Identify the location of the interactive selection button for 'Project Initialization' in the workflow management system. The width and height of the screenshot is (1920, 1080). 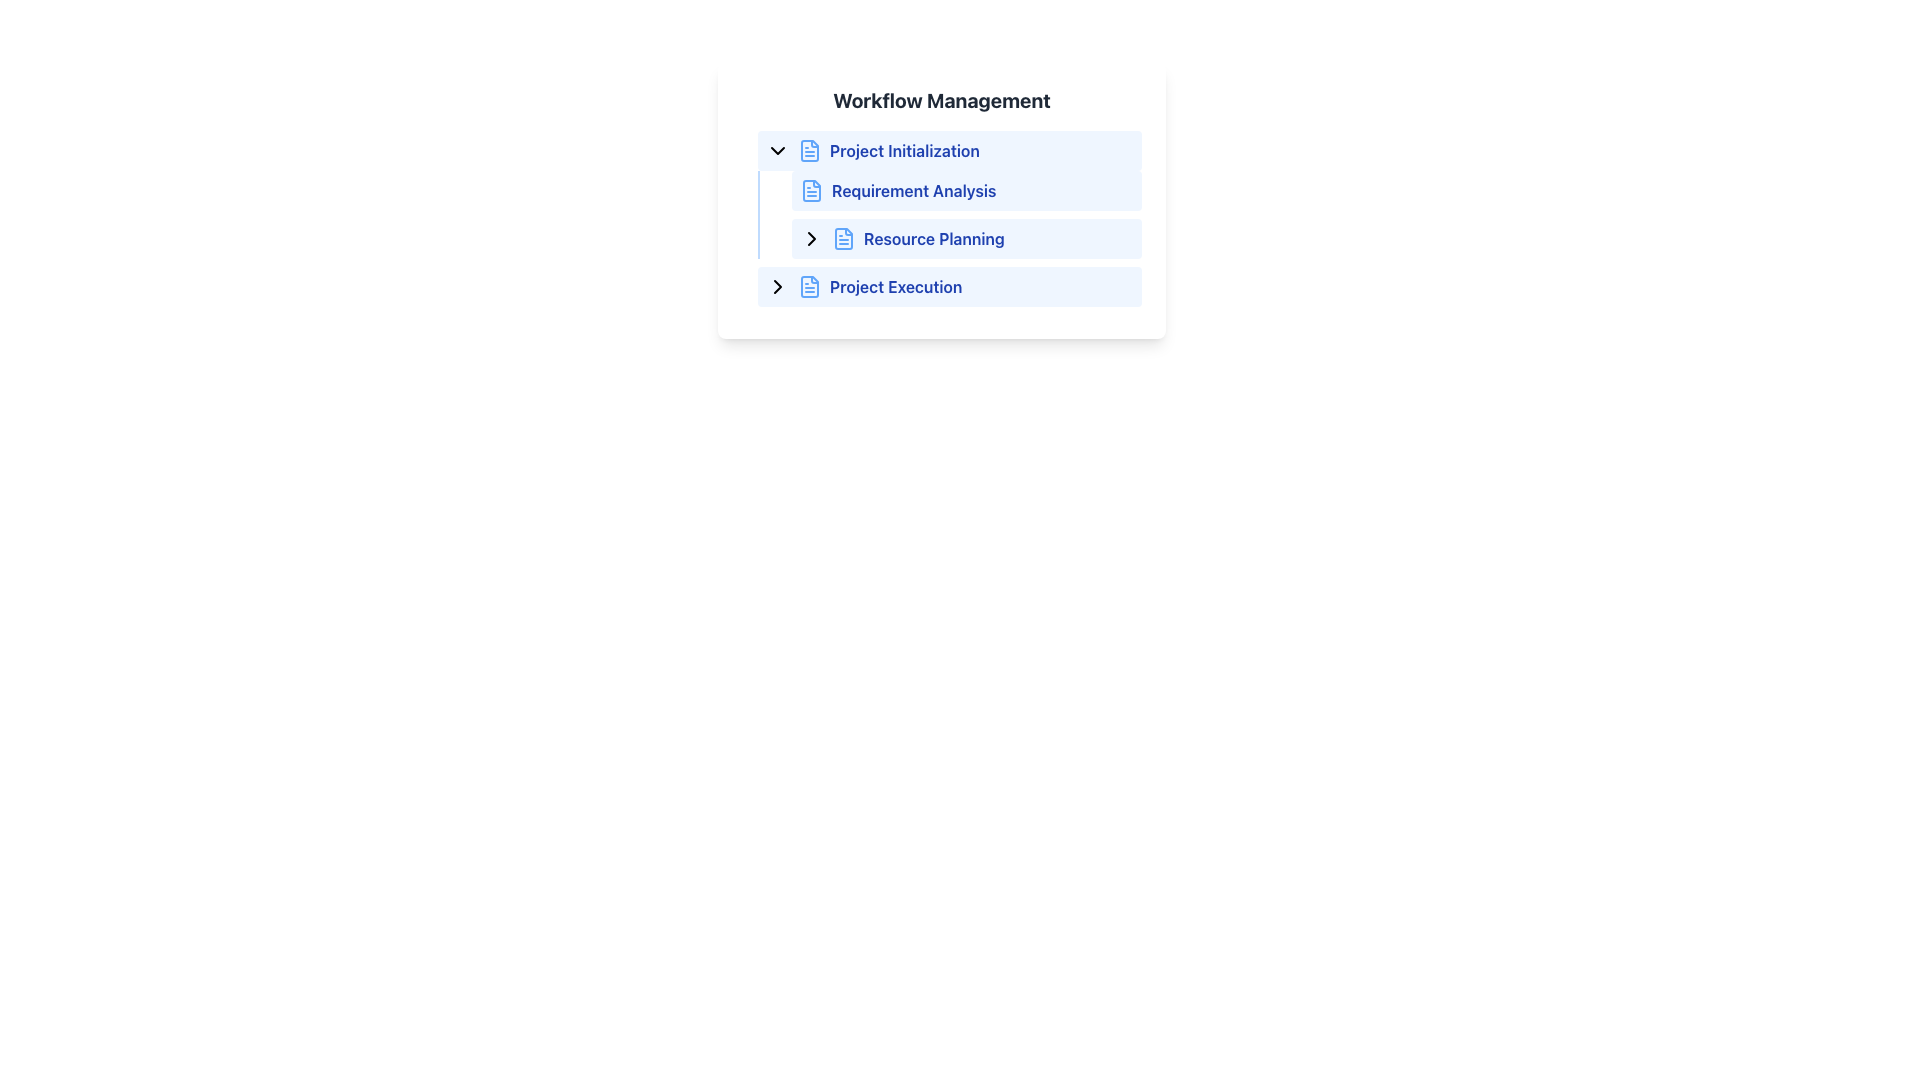
(949, 149).